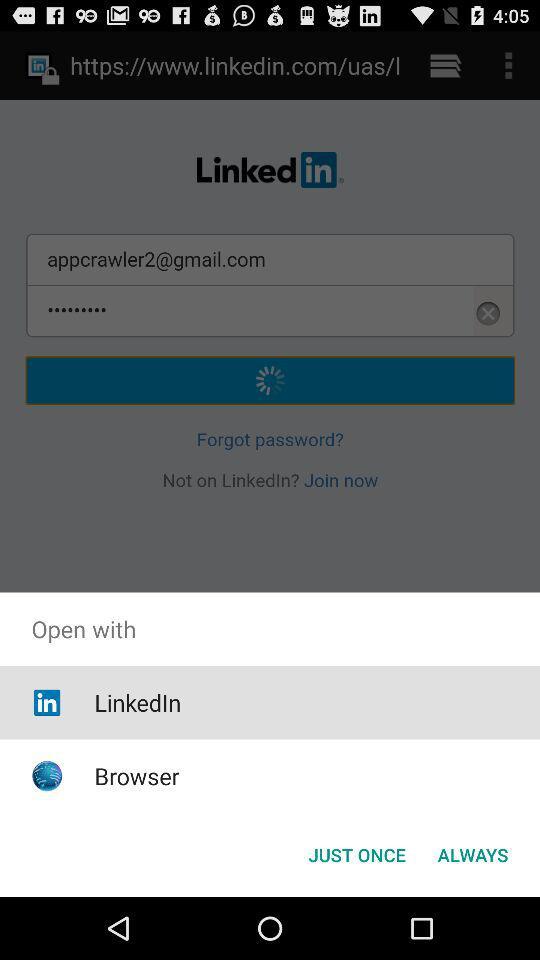 The width and height of the screenshot is (540, 960). I want to click on item below linkedin icon, so click(136, 775).